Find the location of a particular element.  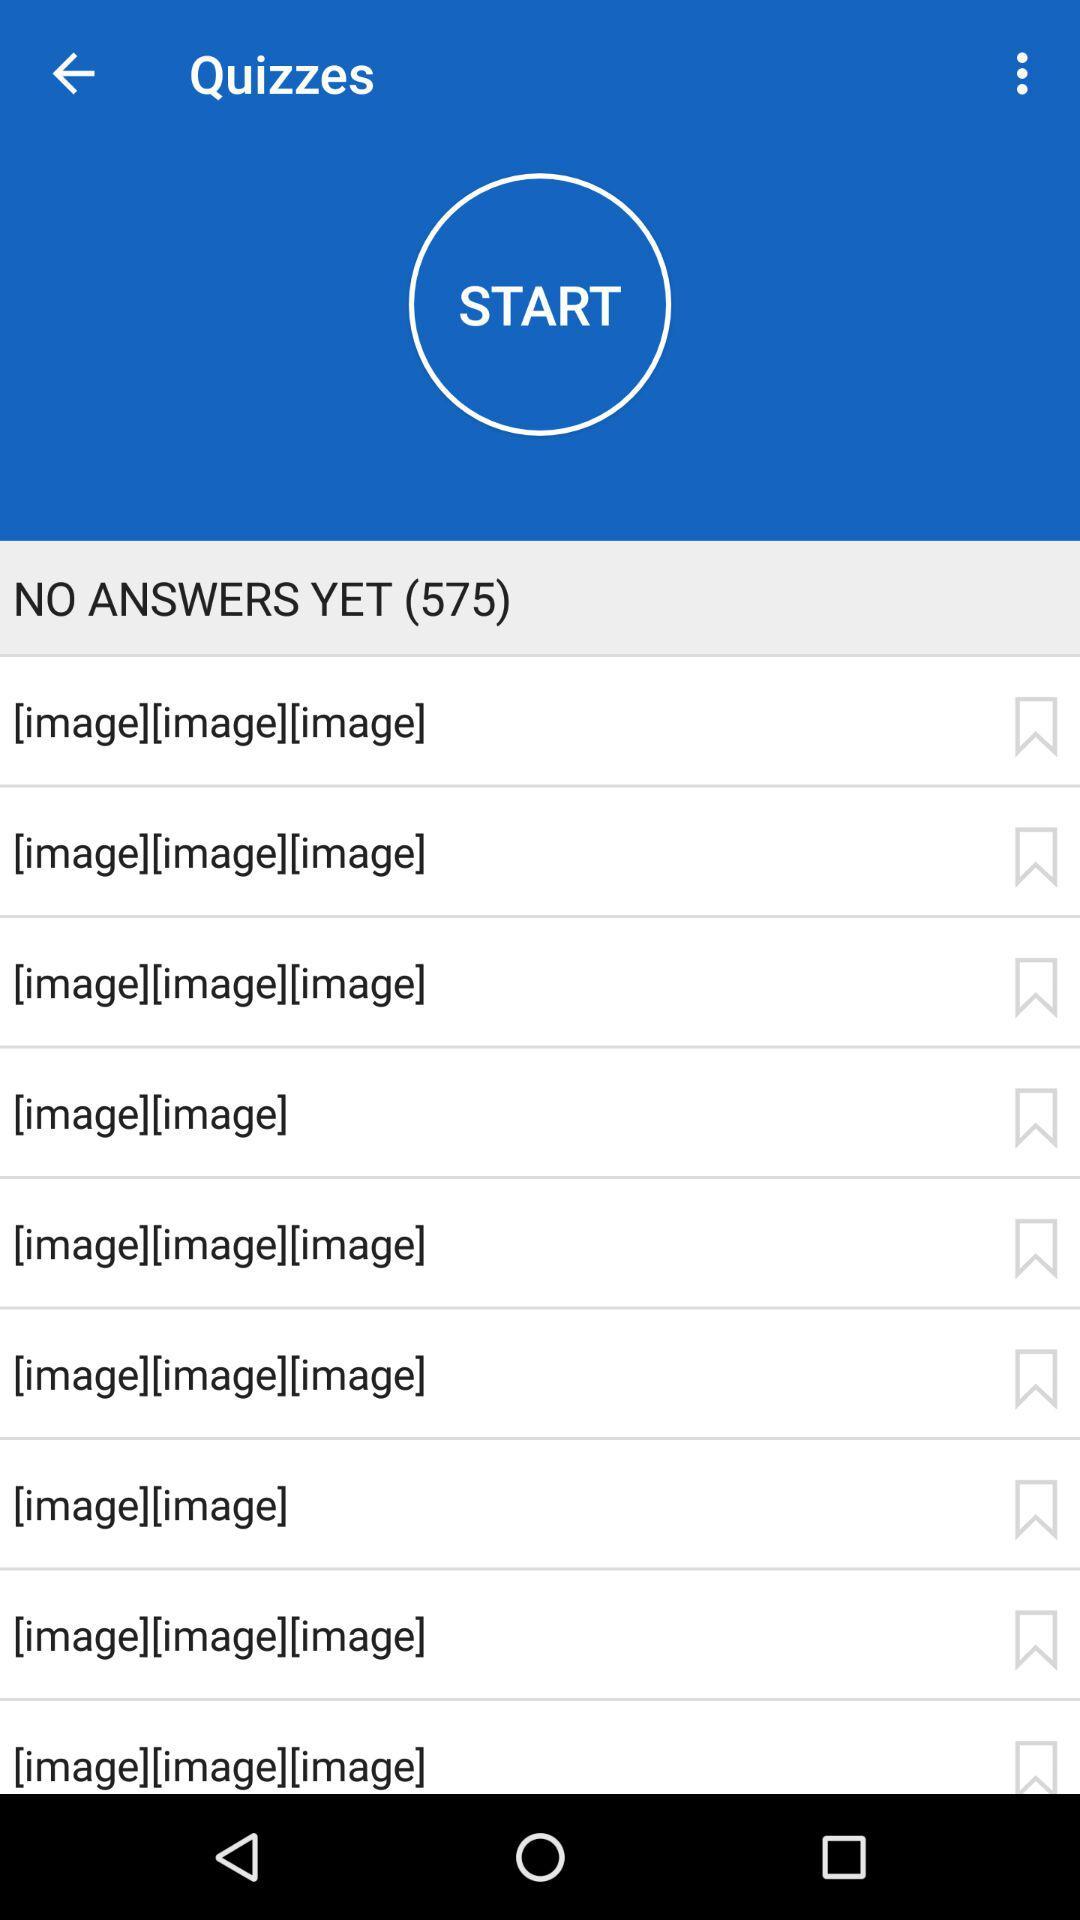

flag image is located at coordinates (1035, 1510).